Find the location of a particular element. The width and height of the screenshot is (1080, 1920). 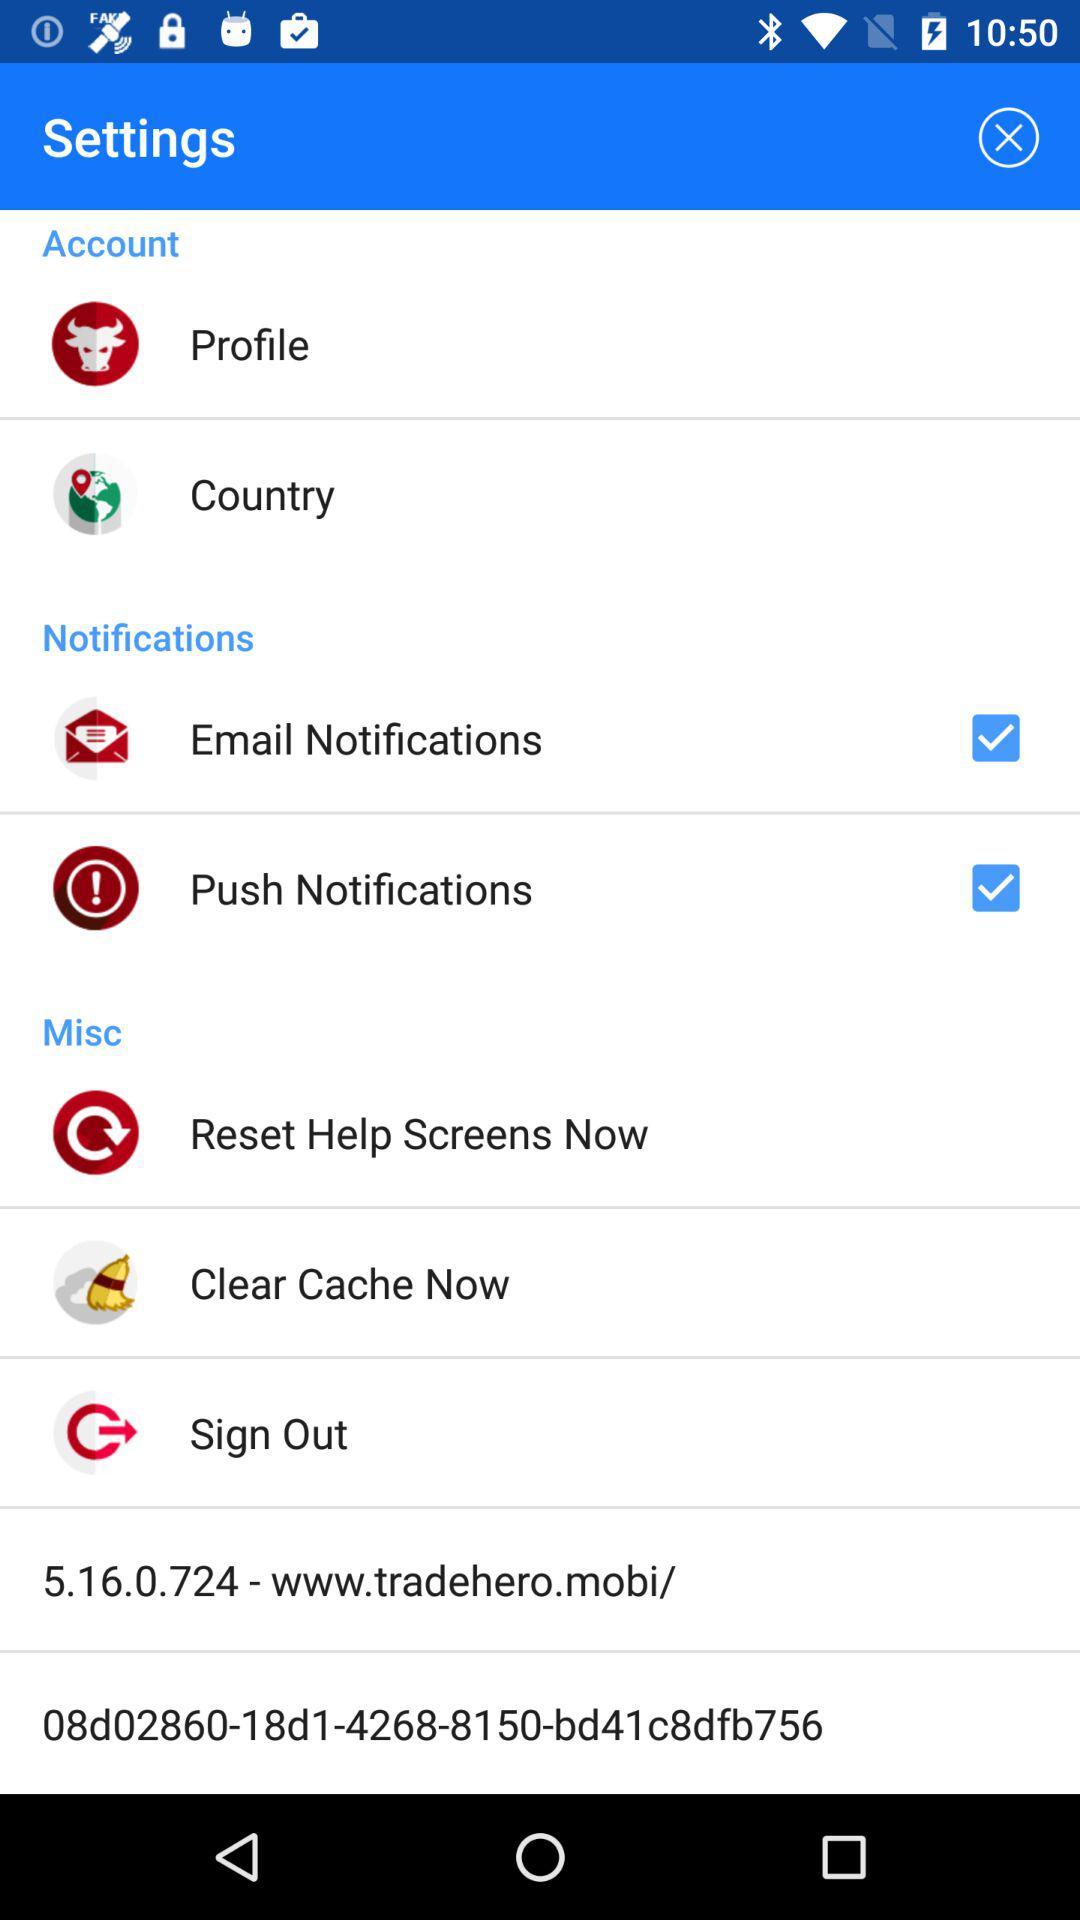

08d02860 18d1 4268 icon is located at coordinates (431, 1722).